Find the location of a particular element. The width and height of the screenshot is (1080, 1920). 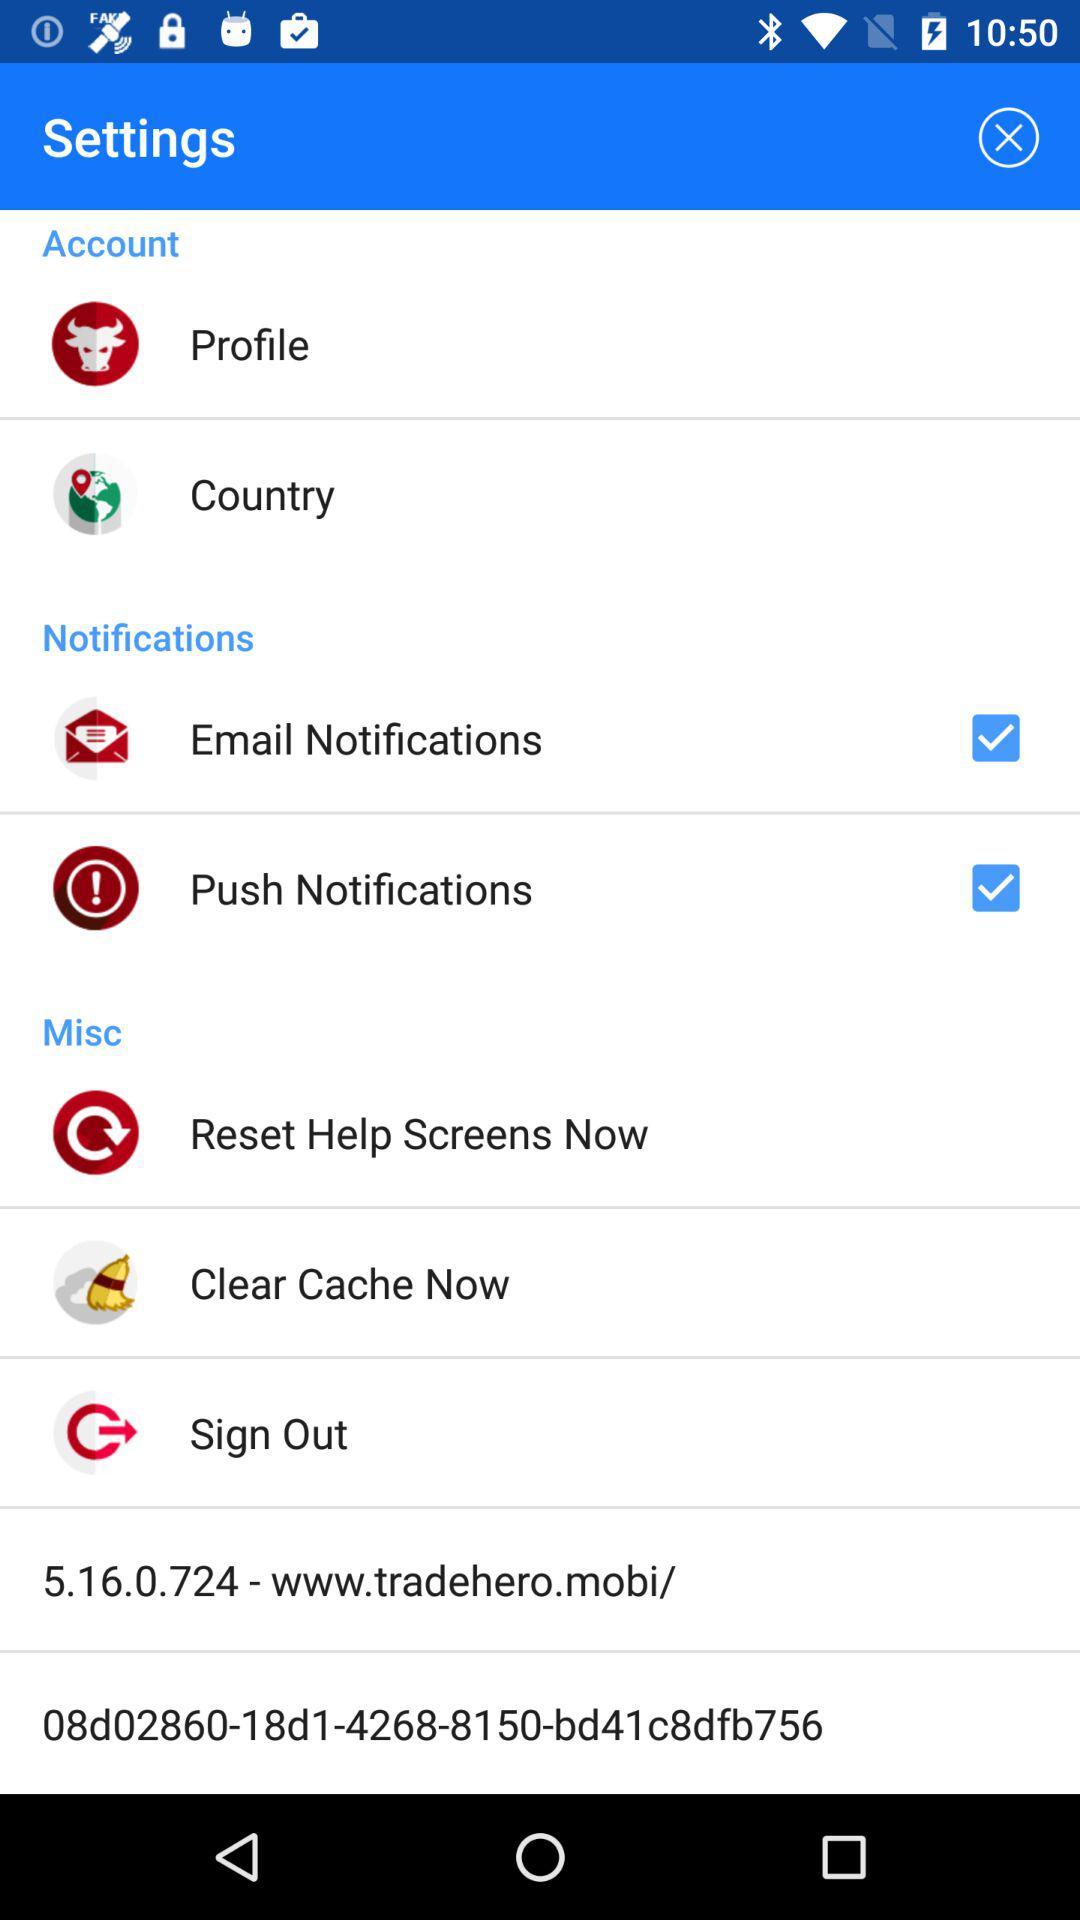

08d02860 18d1 4268 icon is located at coordinates (431, 1722).